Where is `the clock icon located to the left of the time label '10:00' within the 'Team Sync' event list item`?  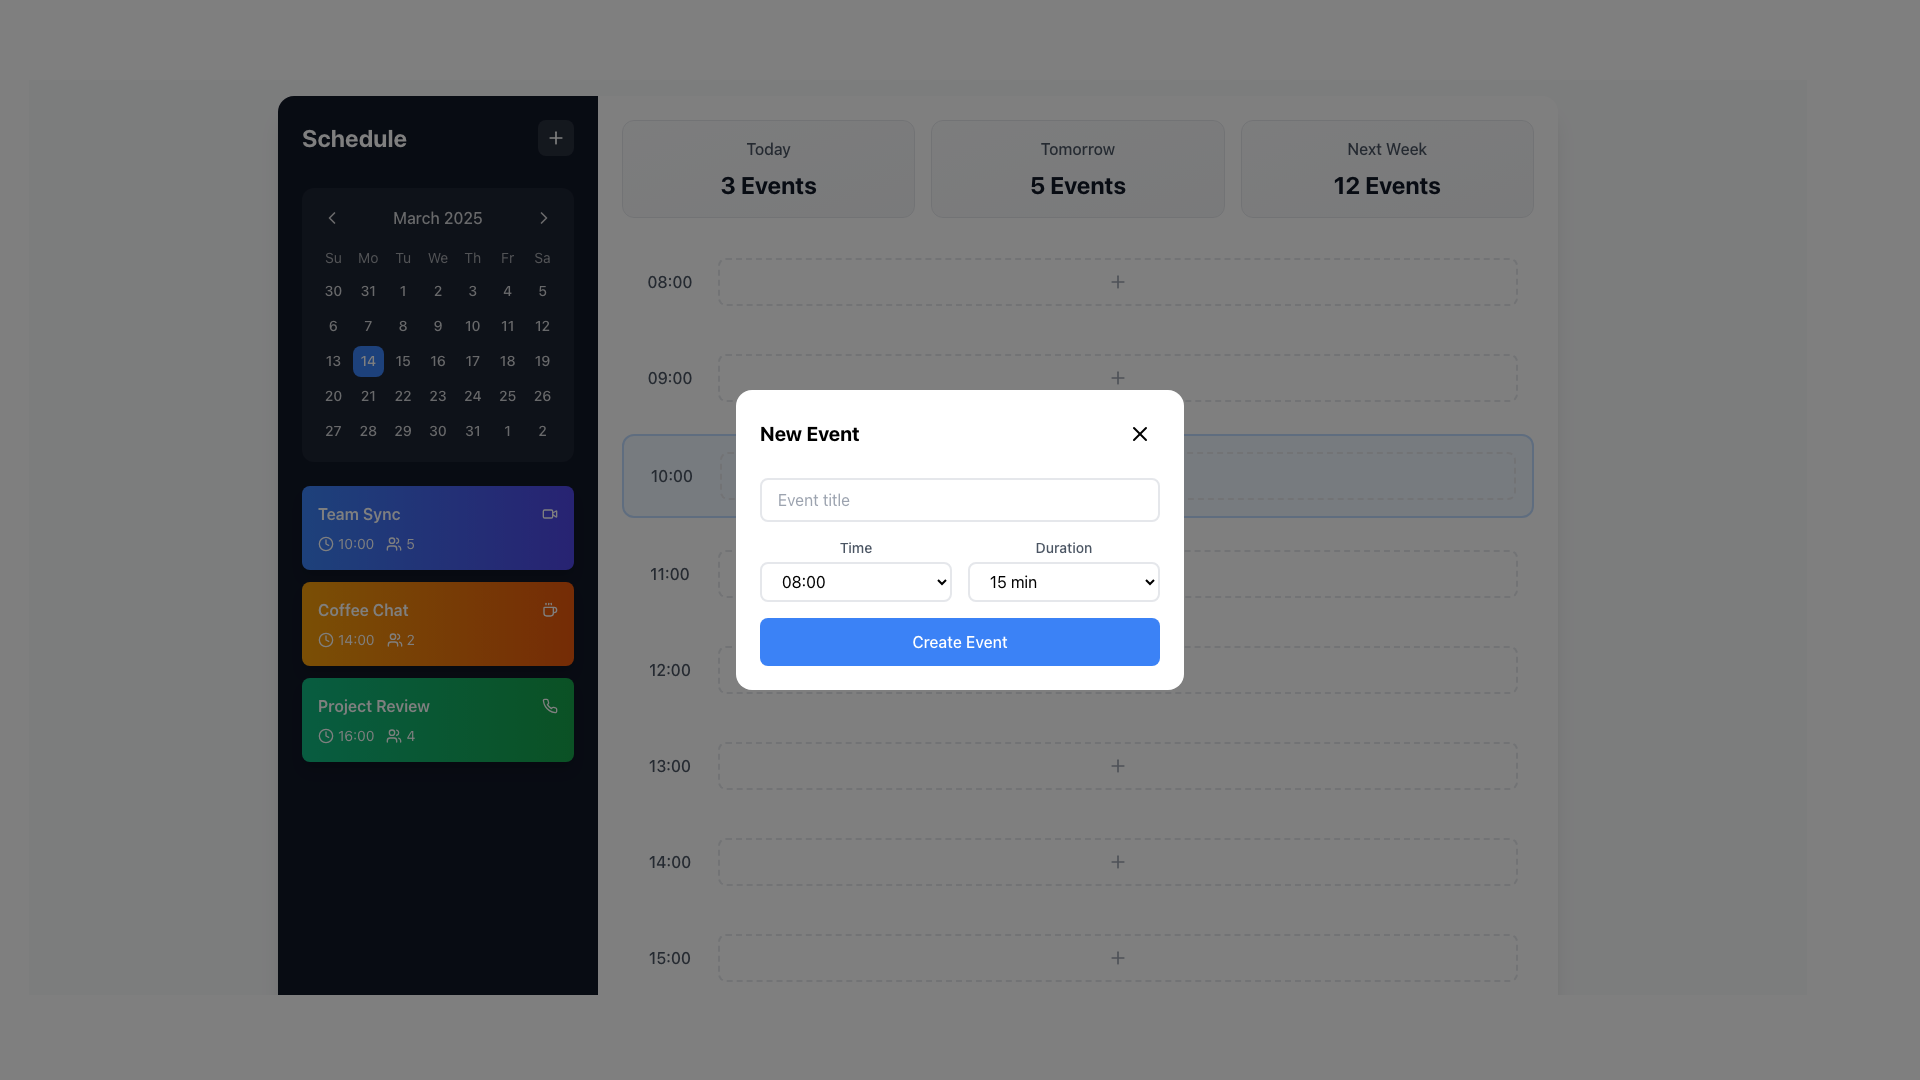
the clock icon located to the left of the time label '10:00' within the 'Team Sync' event list item is located at coordinates (326, 543).